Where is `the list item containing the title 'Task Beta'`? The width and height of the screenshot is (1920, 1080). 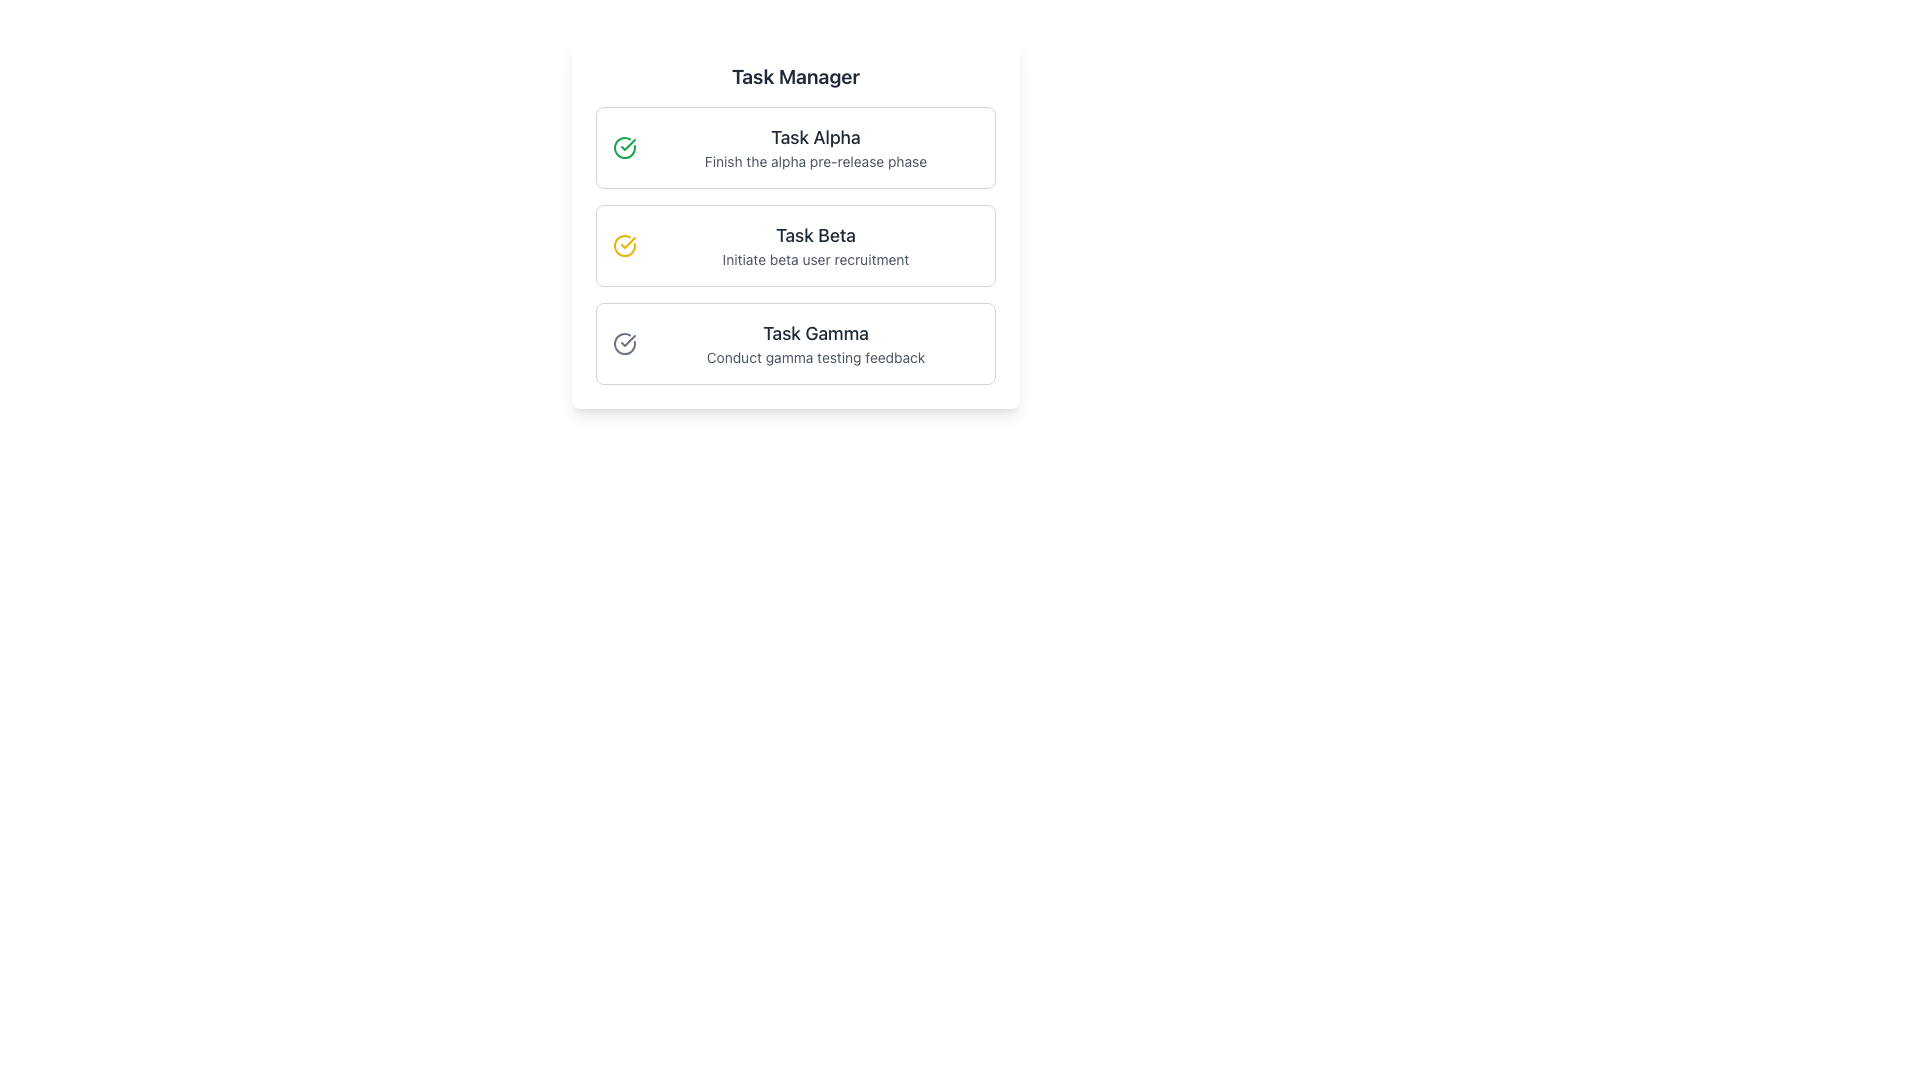 the list item containing the title 'Task Beta' is located at coordinates (816, 245).